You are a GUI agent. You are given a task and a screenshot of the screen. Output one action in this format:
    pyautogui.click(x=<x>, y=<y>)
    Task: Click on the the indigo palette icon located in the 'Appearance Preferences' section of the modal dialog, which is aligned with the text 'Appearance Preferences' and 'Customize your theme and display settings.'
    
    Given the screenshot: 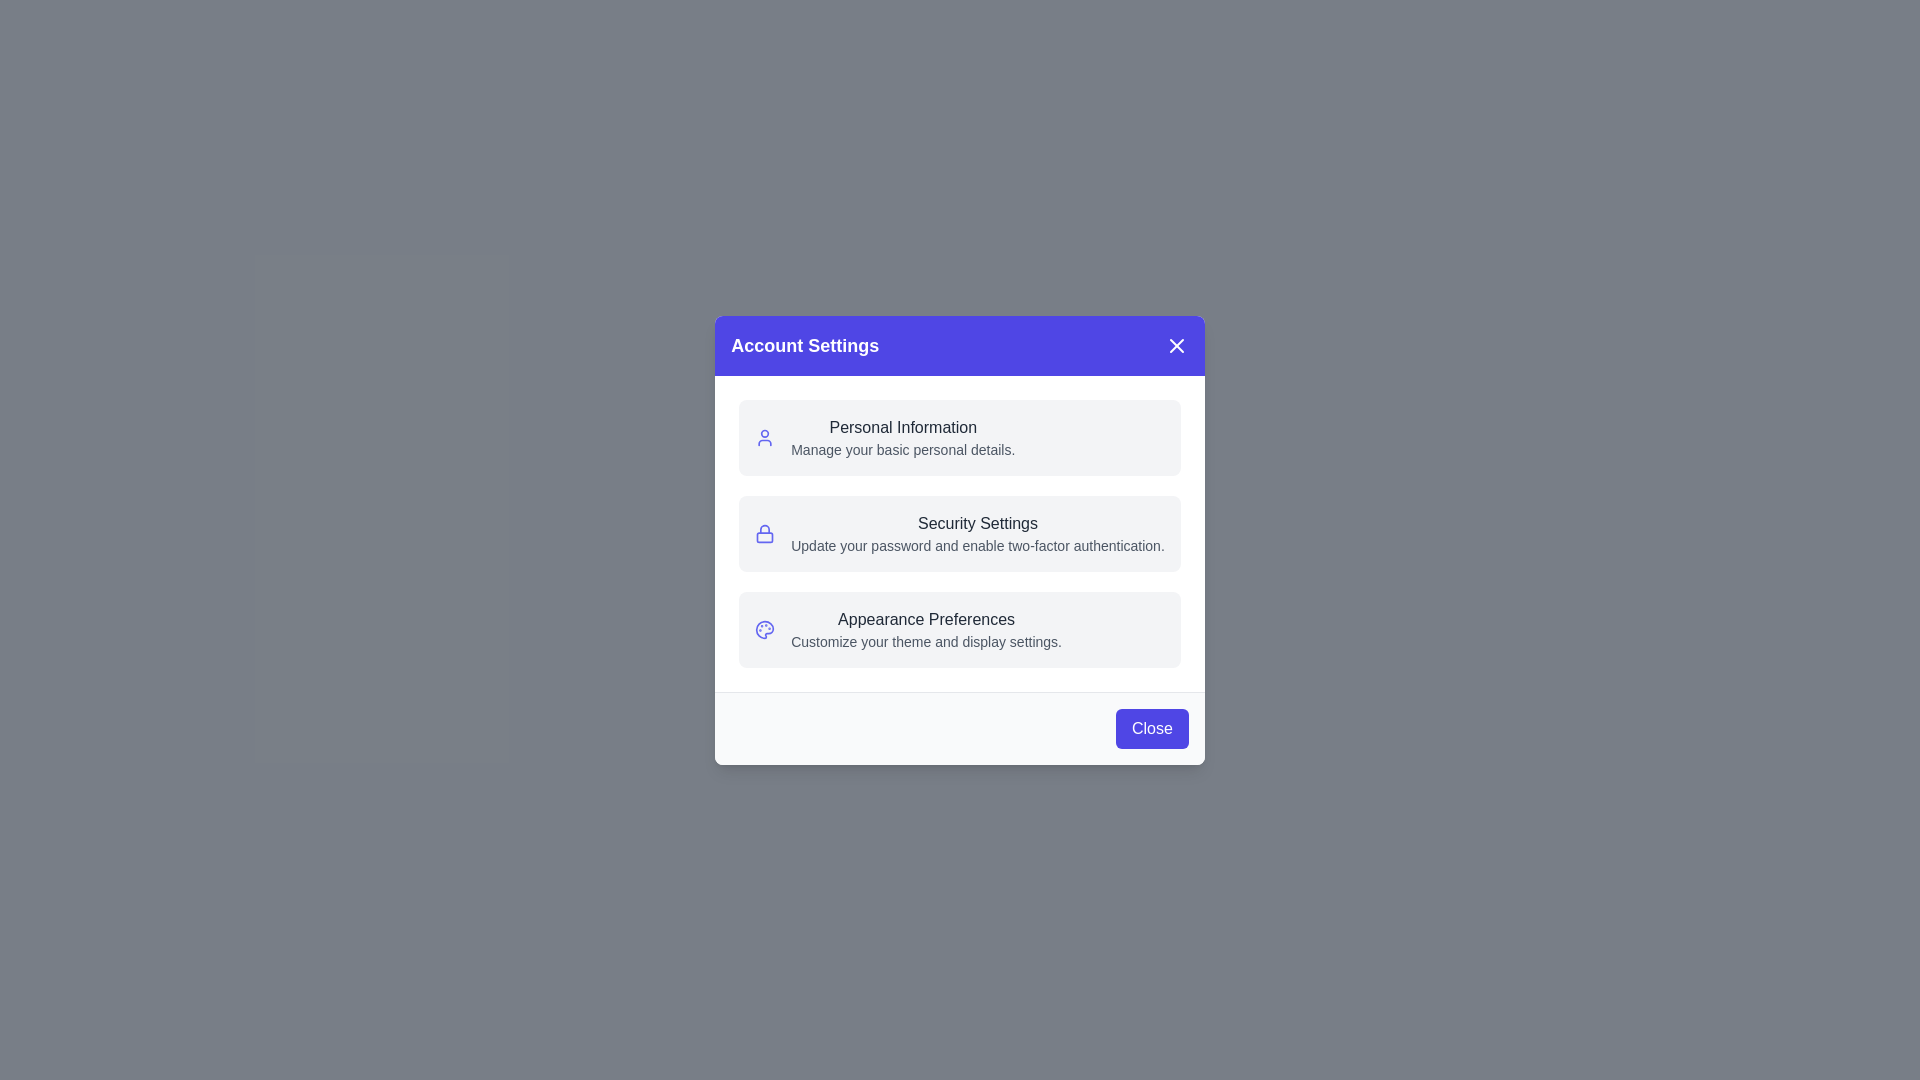 What is the action you would take?
    pyautogui.click(x=764, y=628)
    